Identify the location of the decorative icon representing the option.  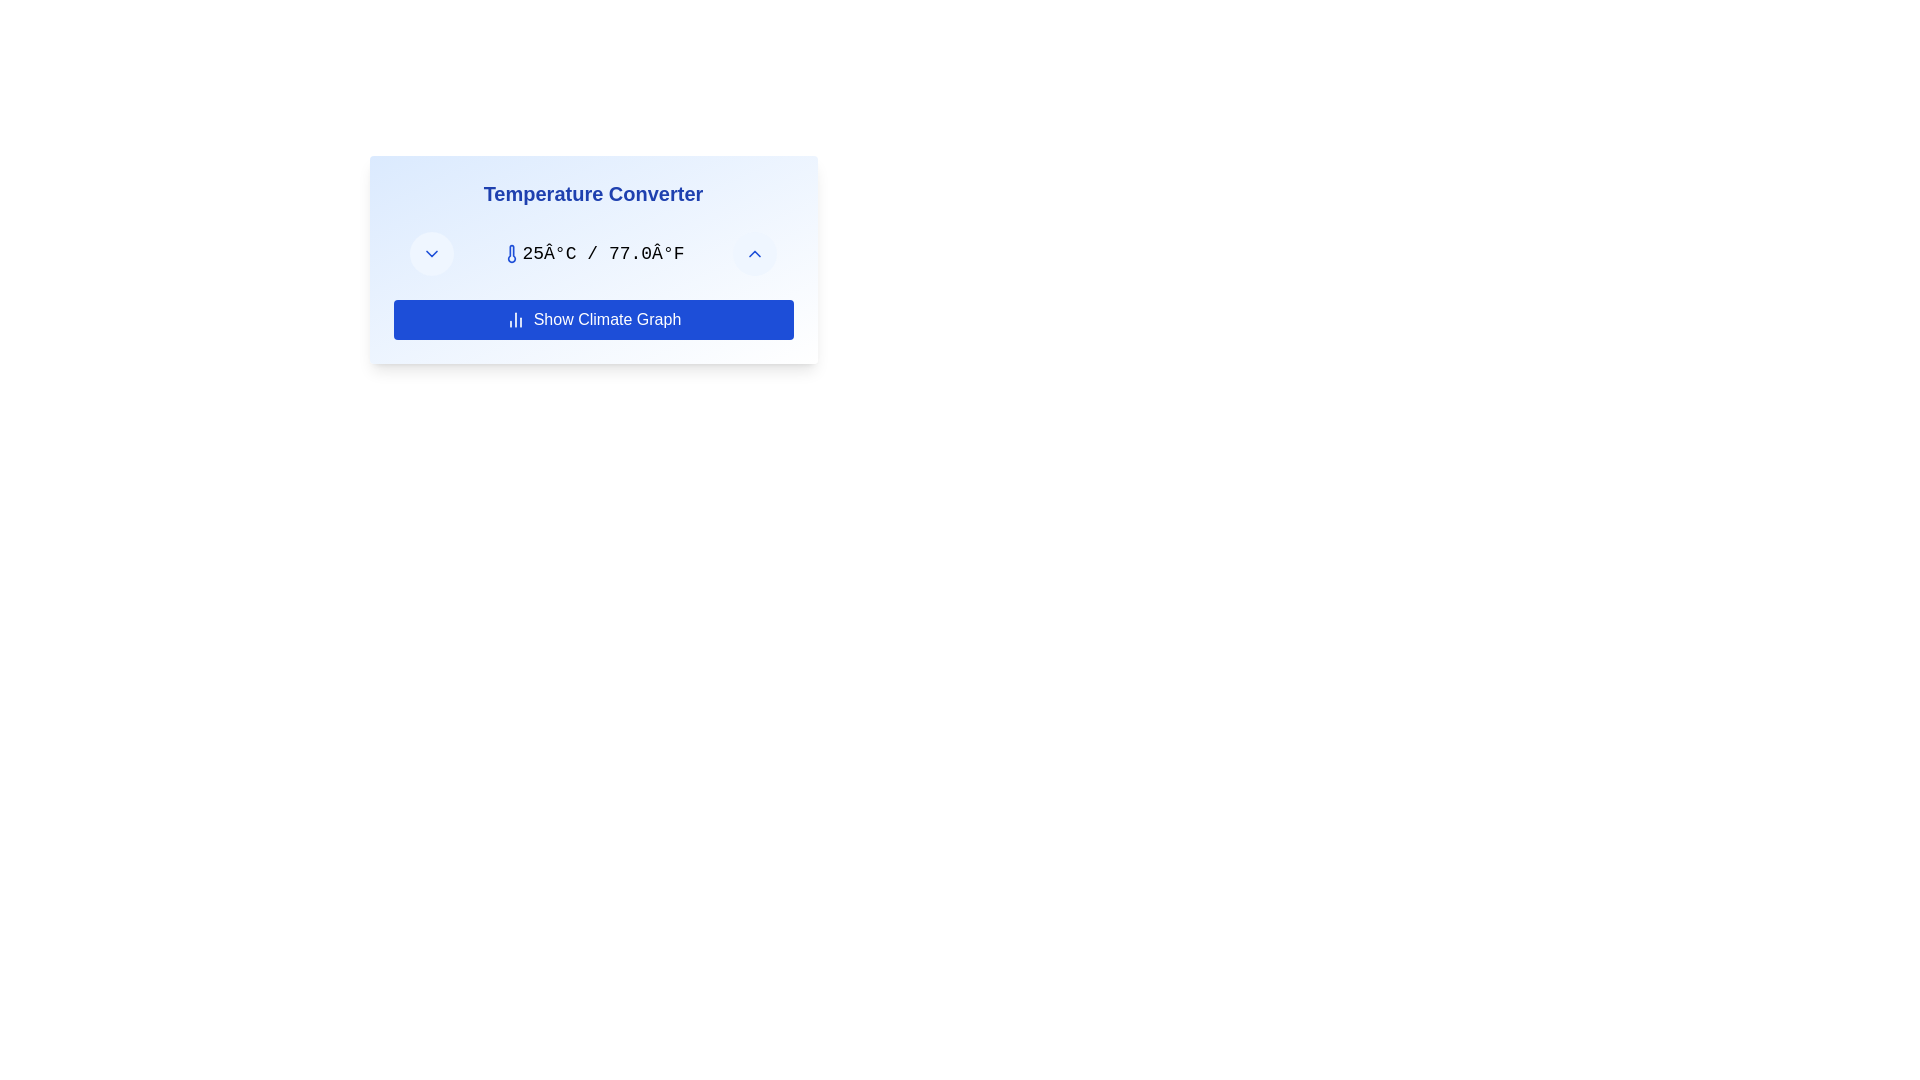
(515, 319).